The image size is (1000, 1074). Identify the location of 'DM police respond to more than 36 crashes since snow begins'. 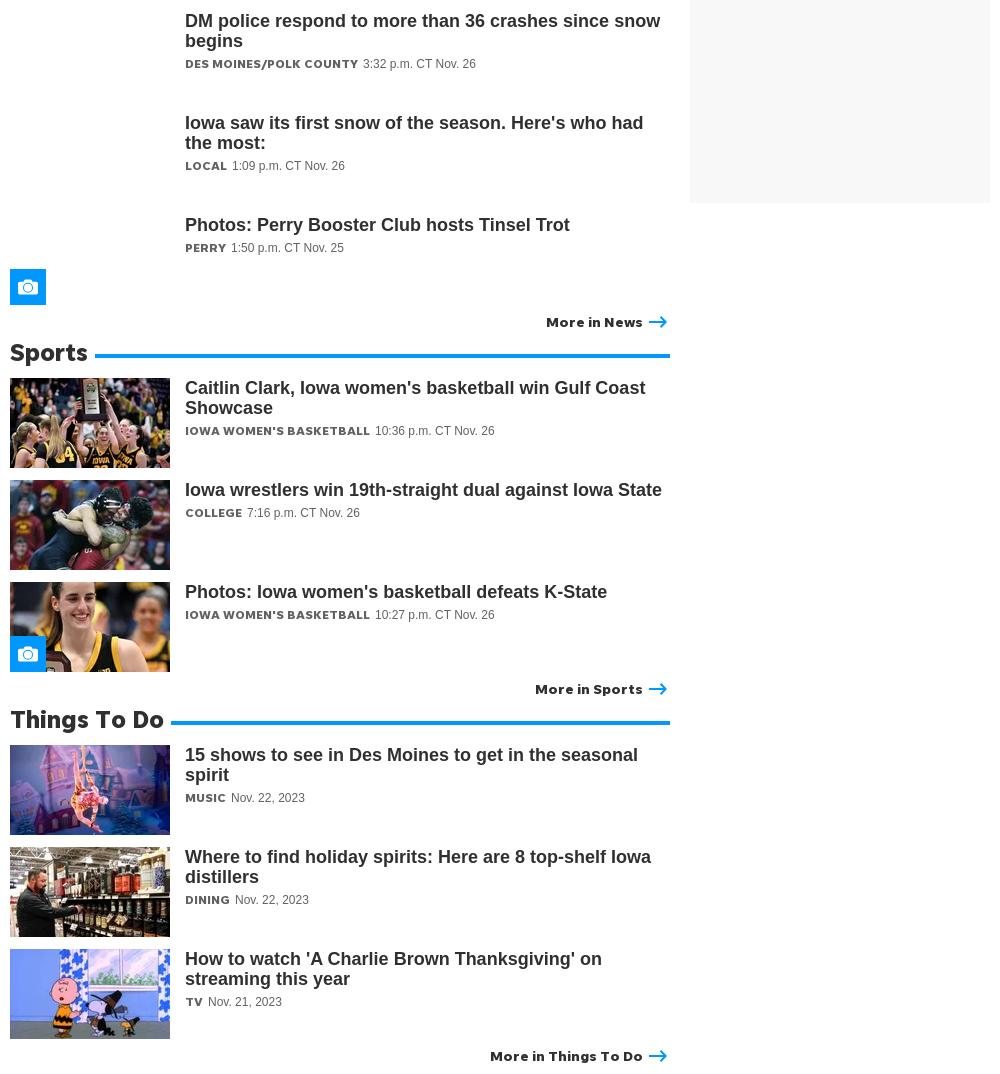
(422, 30).